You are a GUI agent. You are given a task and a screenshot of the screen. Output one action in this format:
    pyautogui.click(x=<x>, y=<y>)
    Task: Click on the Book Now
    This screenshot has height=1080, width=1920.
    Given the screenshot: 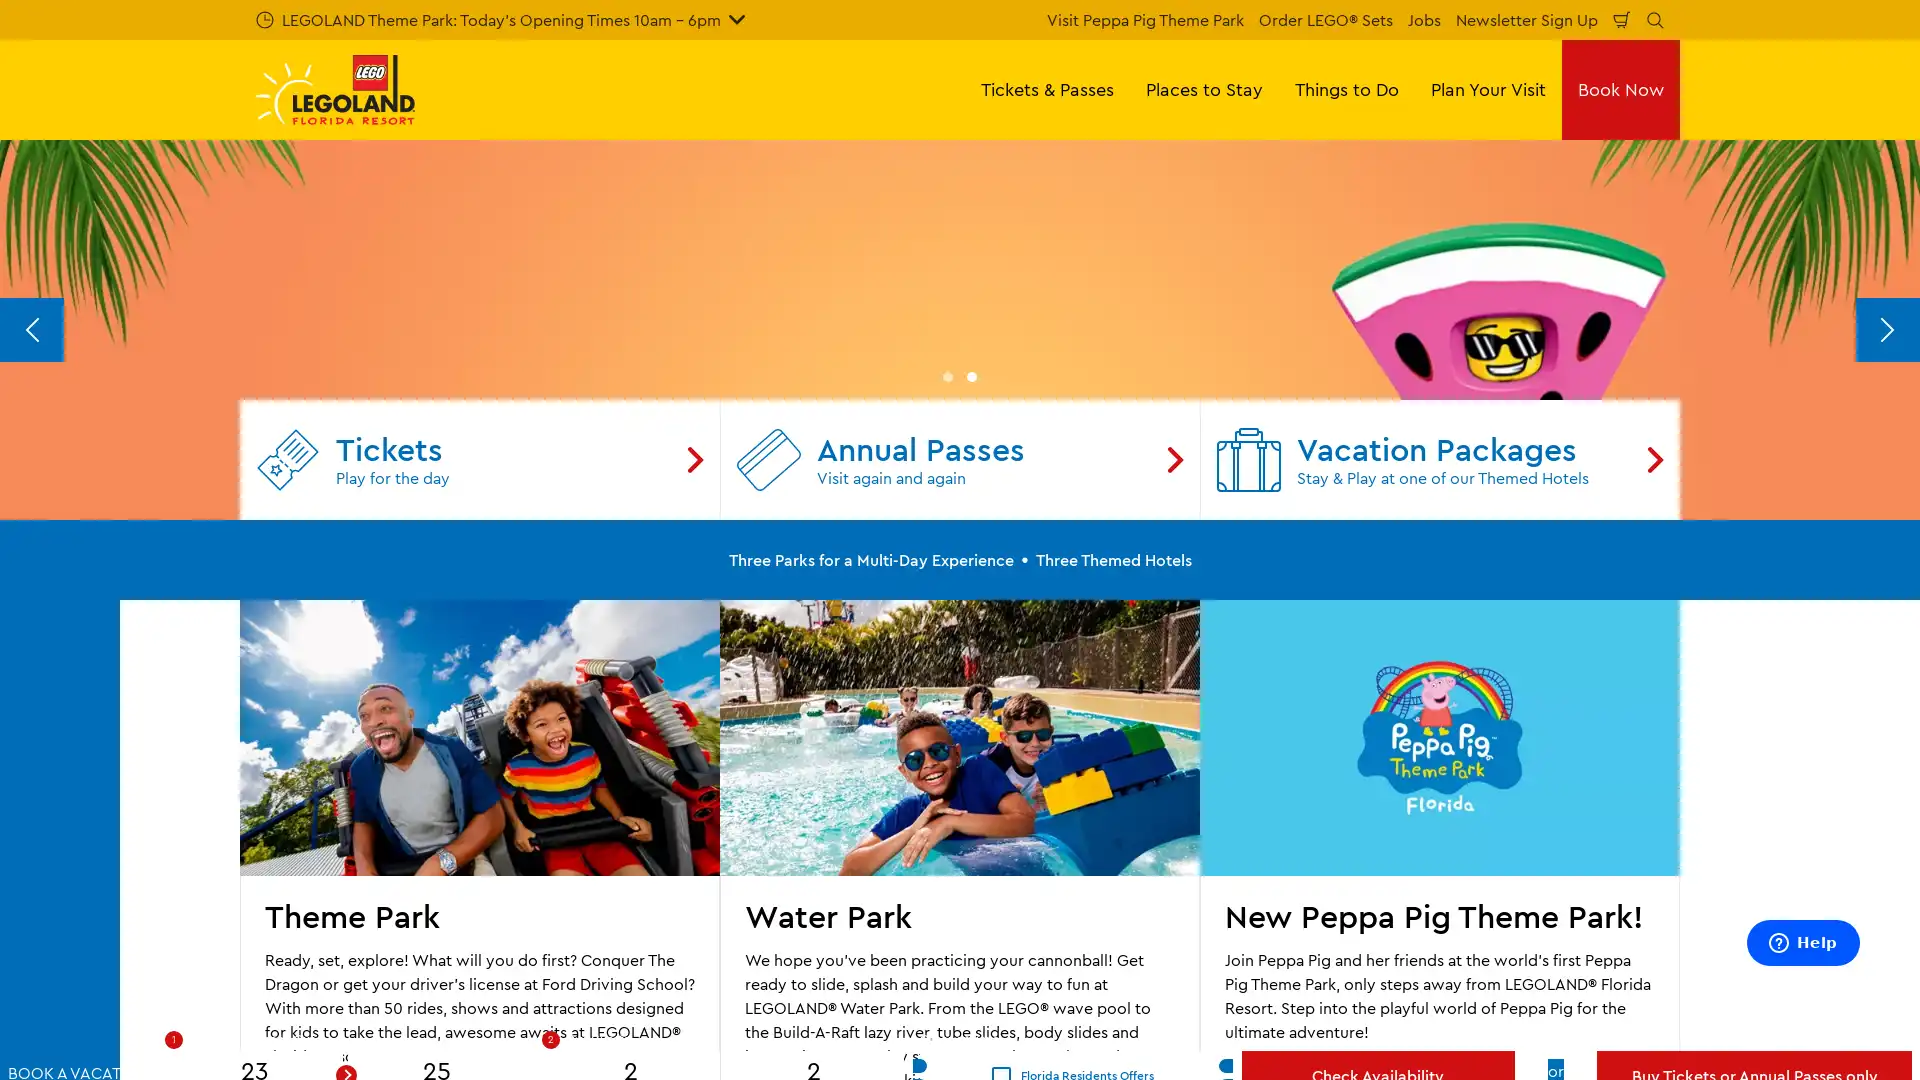 What is the action you would take?
    pyautogui.click(x=1621, y=88)
    